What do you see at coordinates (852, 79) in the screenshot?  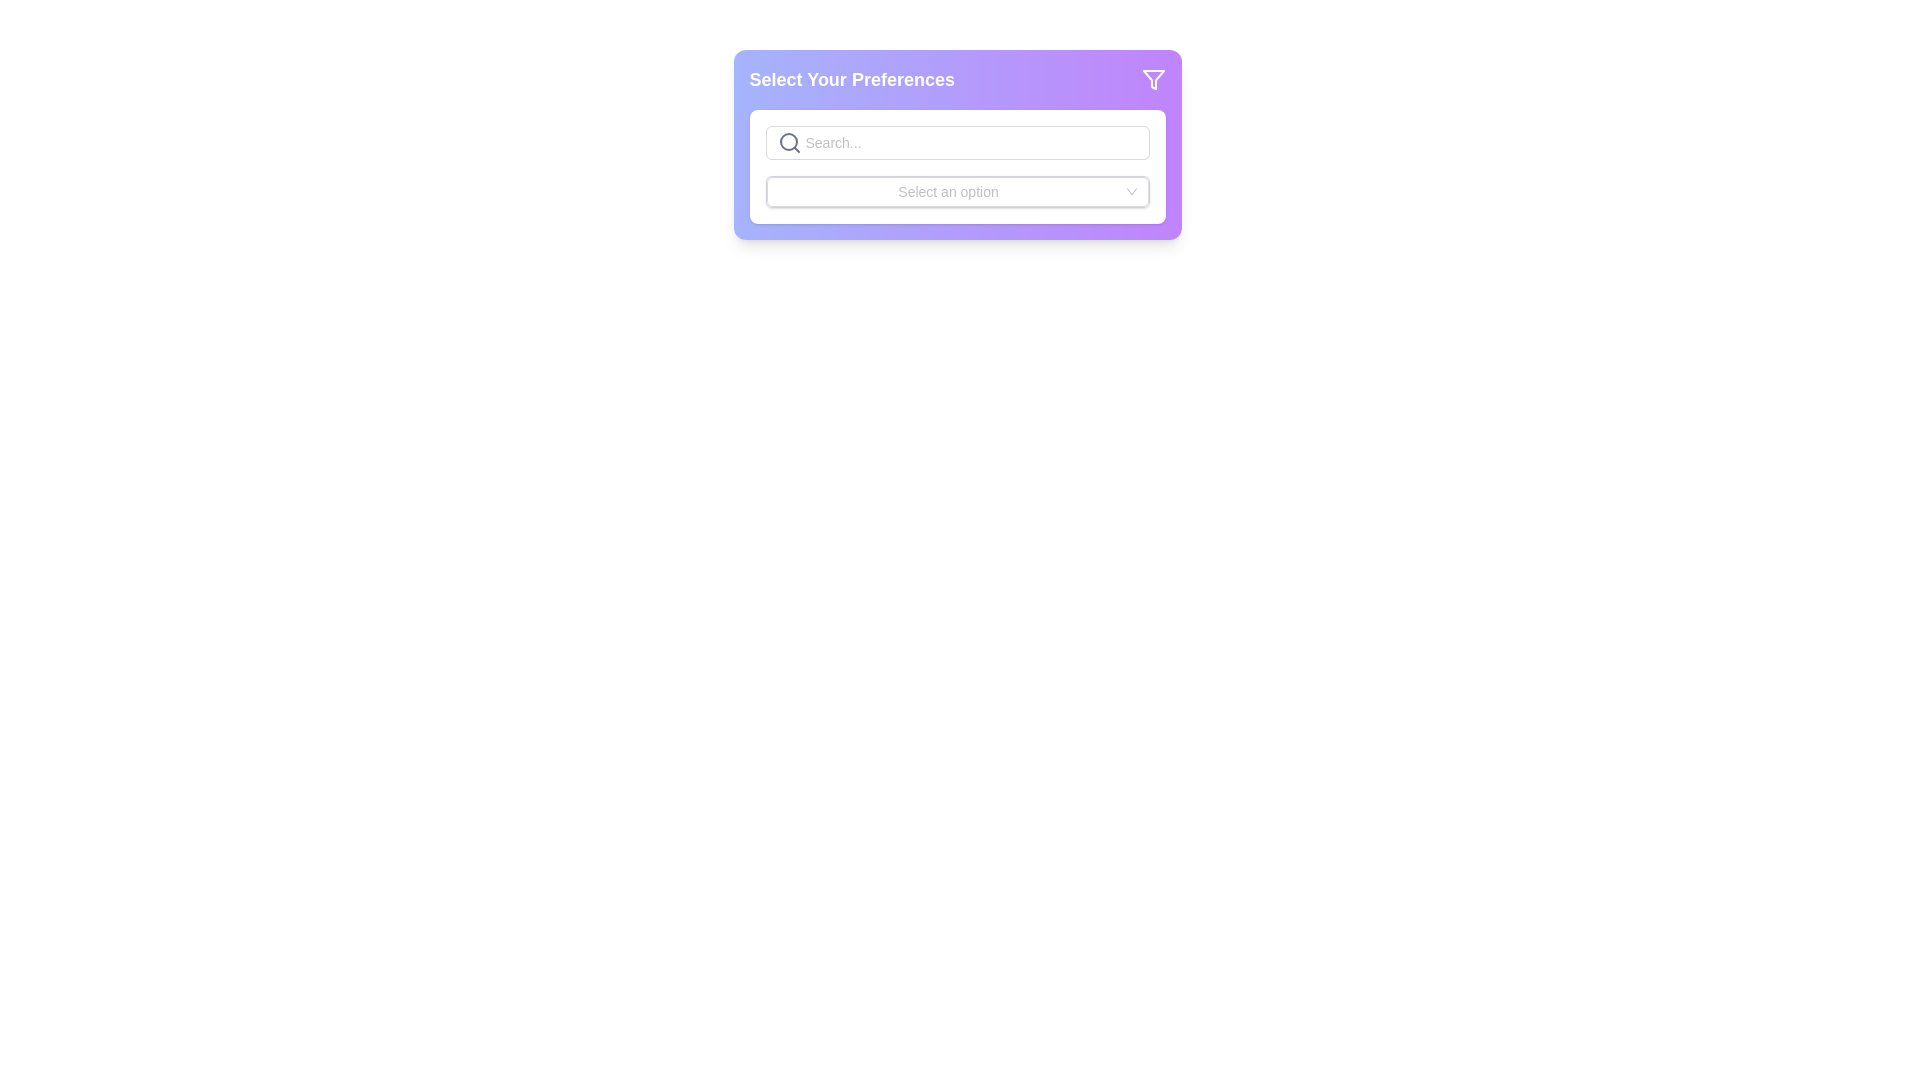 I see `the static text label that provides context for selecting preferences, located in the upper-left corner of its card-like section` at bounding box center [852, 79].